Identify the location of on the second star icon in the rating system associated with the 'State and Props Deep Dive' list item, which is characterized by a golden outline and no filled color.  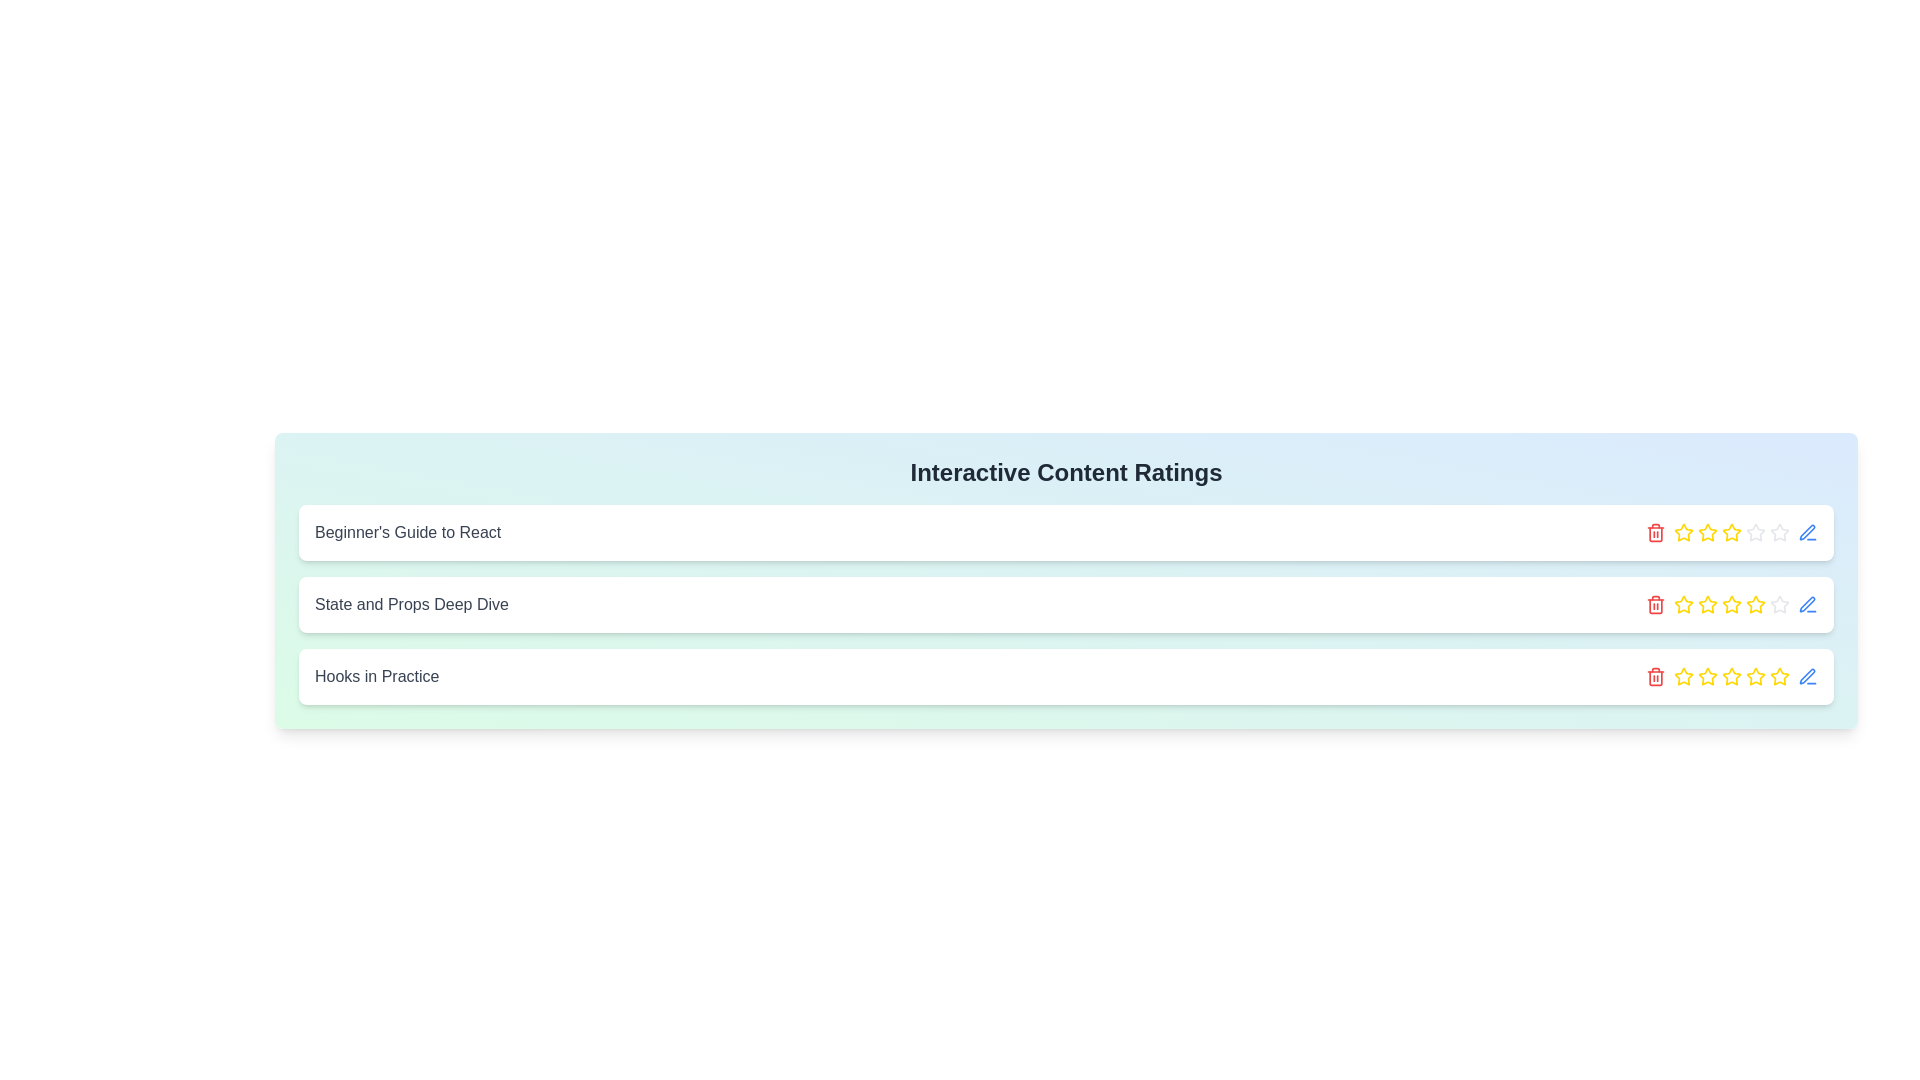
(1682, 531).